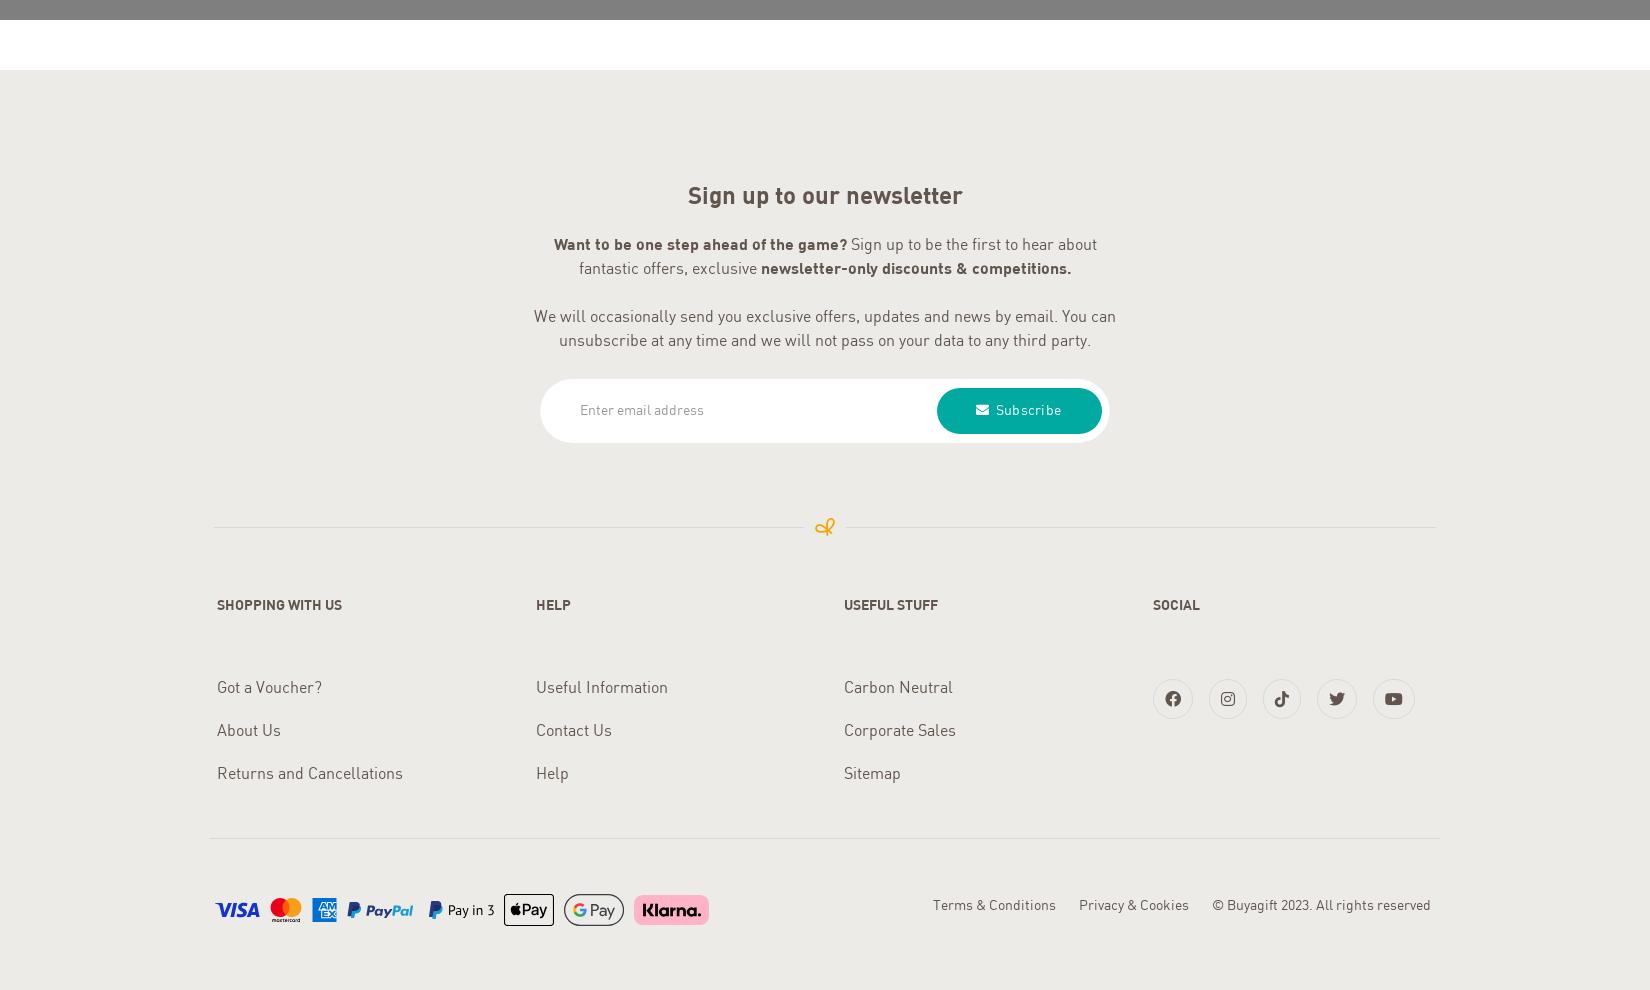  I want to click on 'Privacy & Cookies', so click(1134, 899).